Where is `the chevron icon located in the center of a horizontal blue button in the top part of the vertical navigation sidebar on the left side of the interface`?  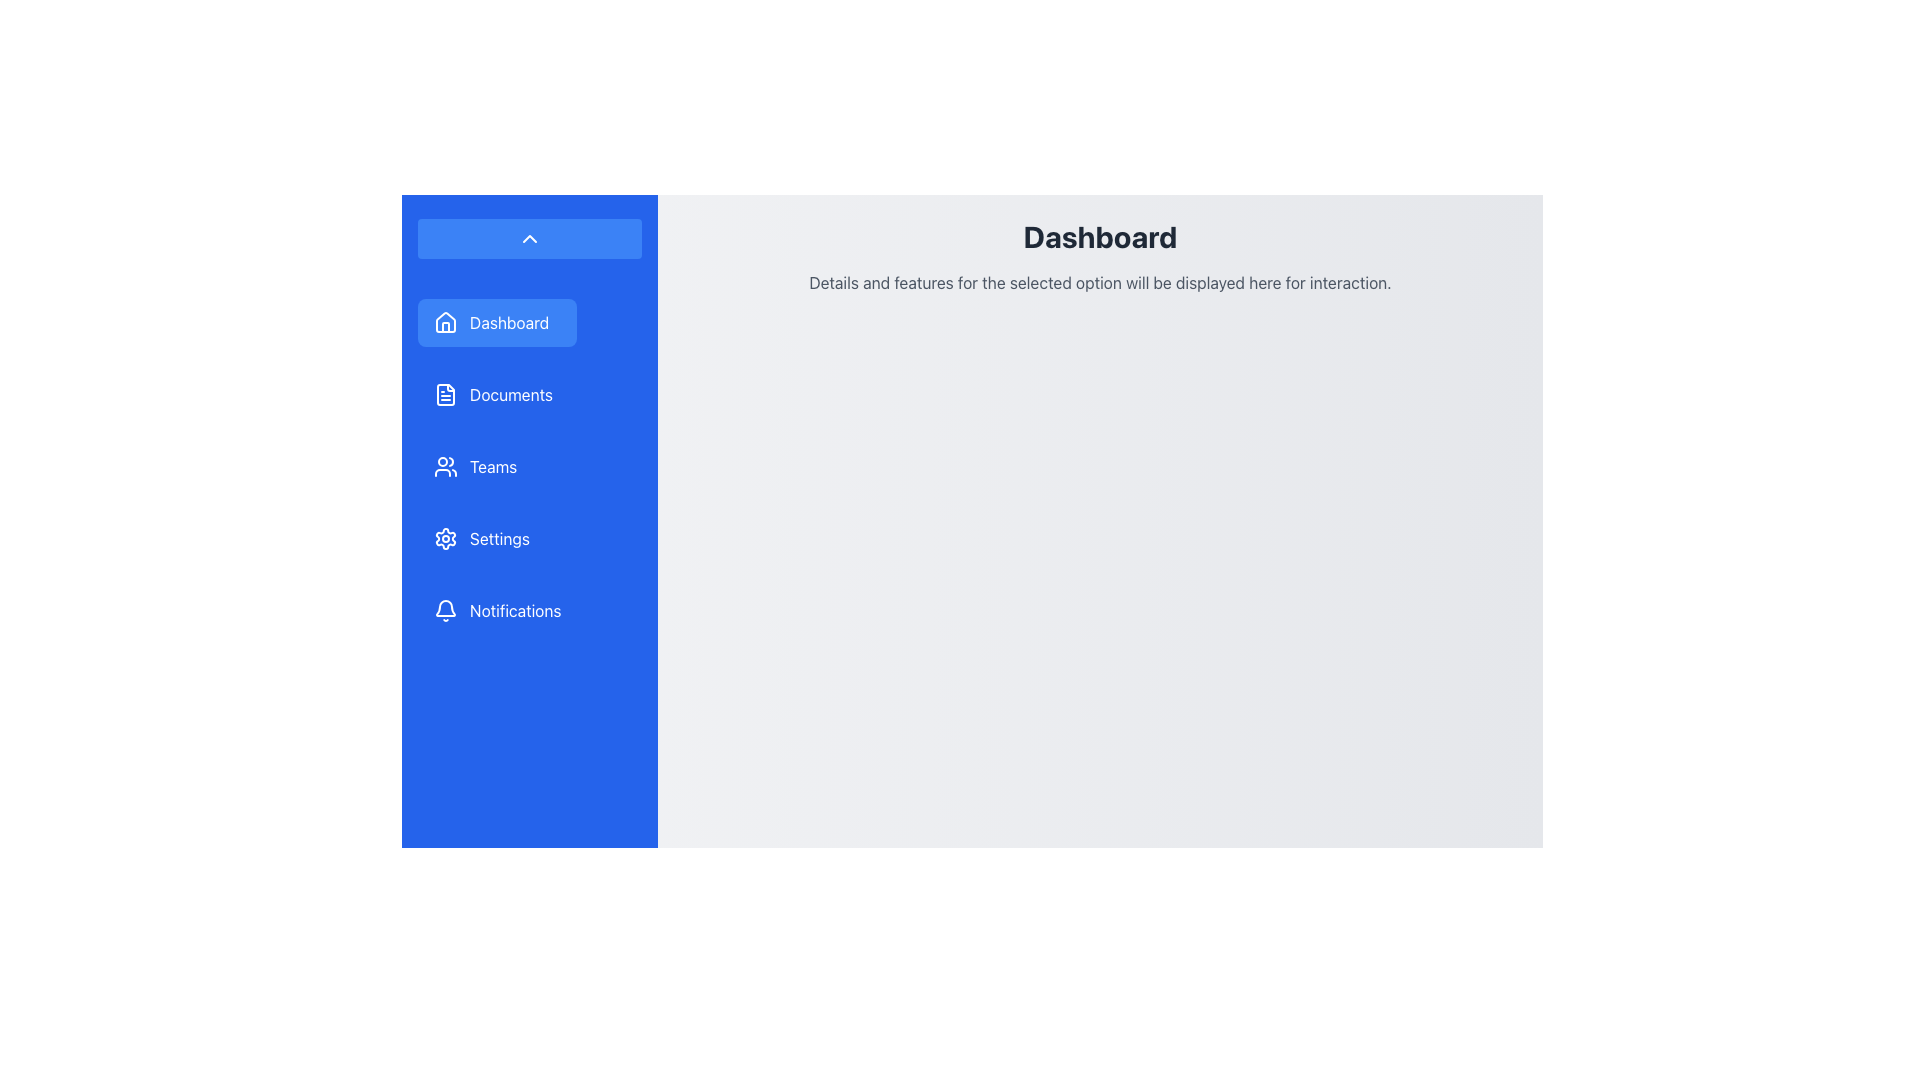 the chevron icon located in the center of a horizontal blue button in the top part of the vertical navigation sidebar on the left side of the interface is located at coordinates (529, 238).